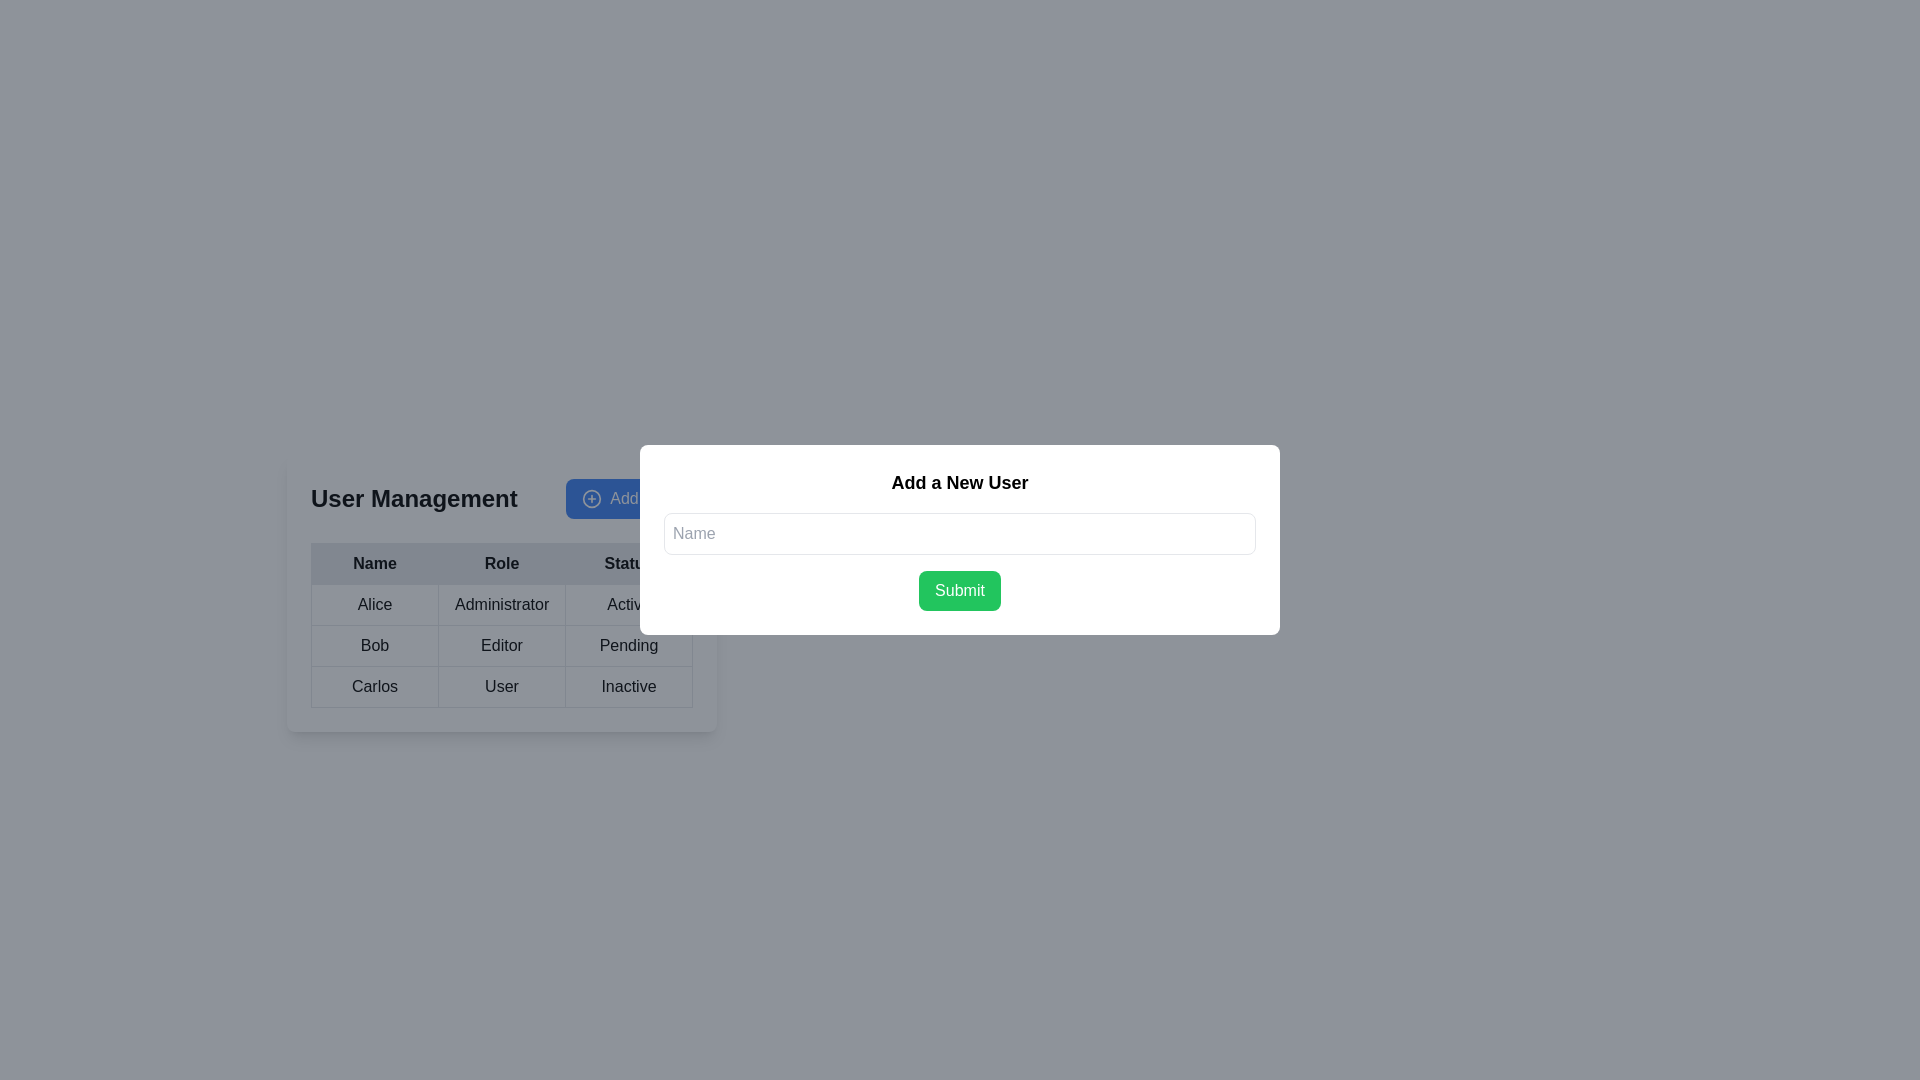 This screenshot has height=1080, width=1920. Describe the element at coordinates (374, 645) in the screenshot. I see `the Text Label displaying 'Bob' in the 'Name' column of the user information table` at that location.